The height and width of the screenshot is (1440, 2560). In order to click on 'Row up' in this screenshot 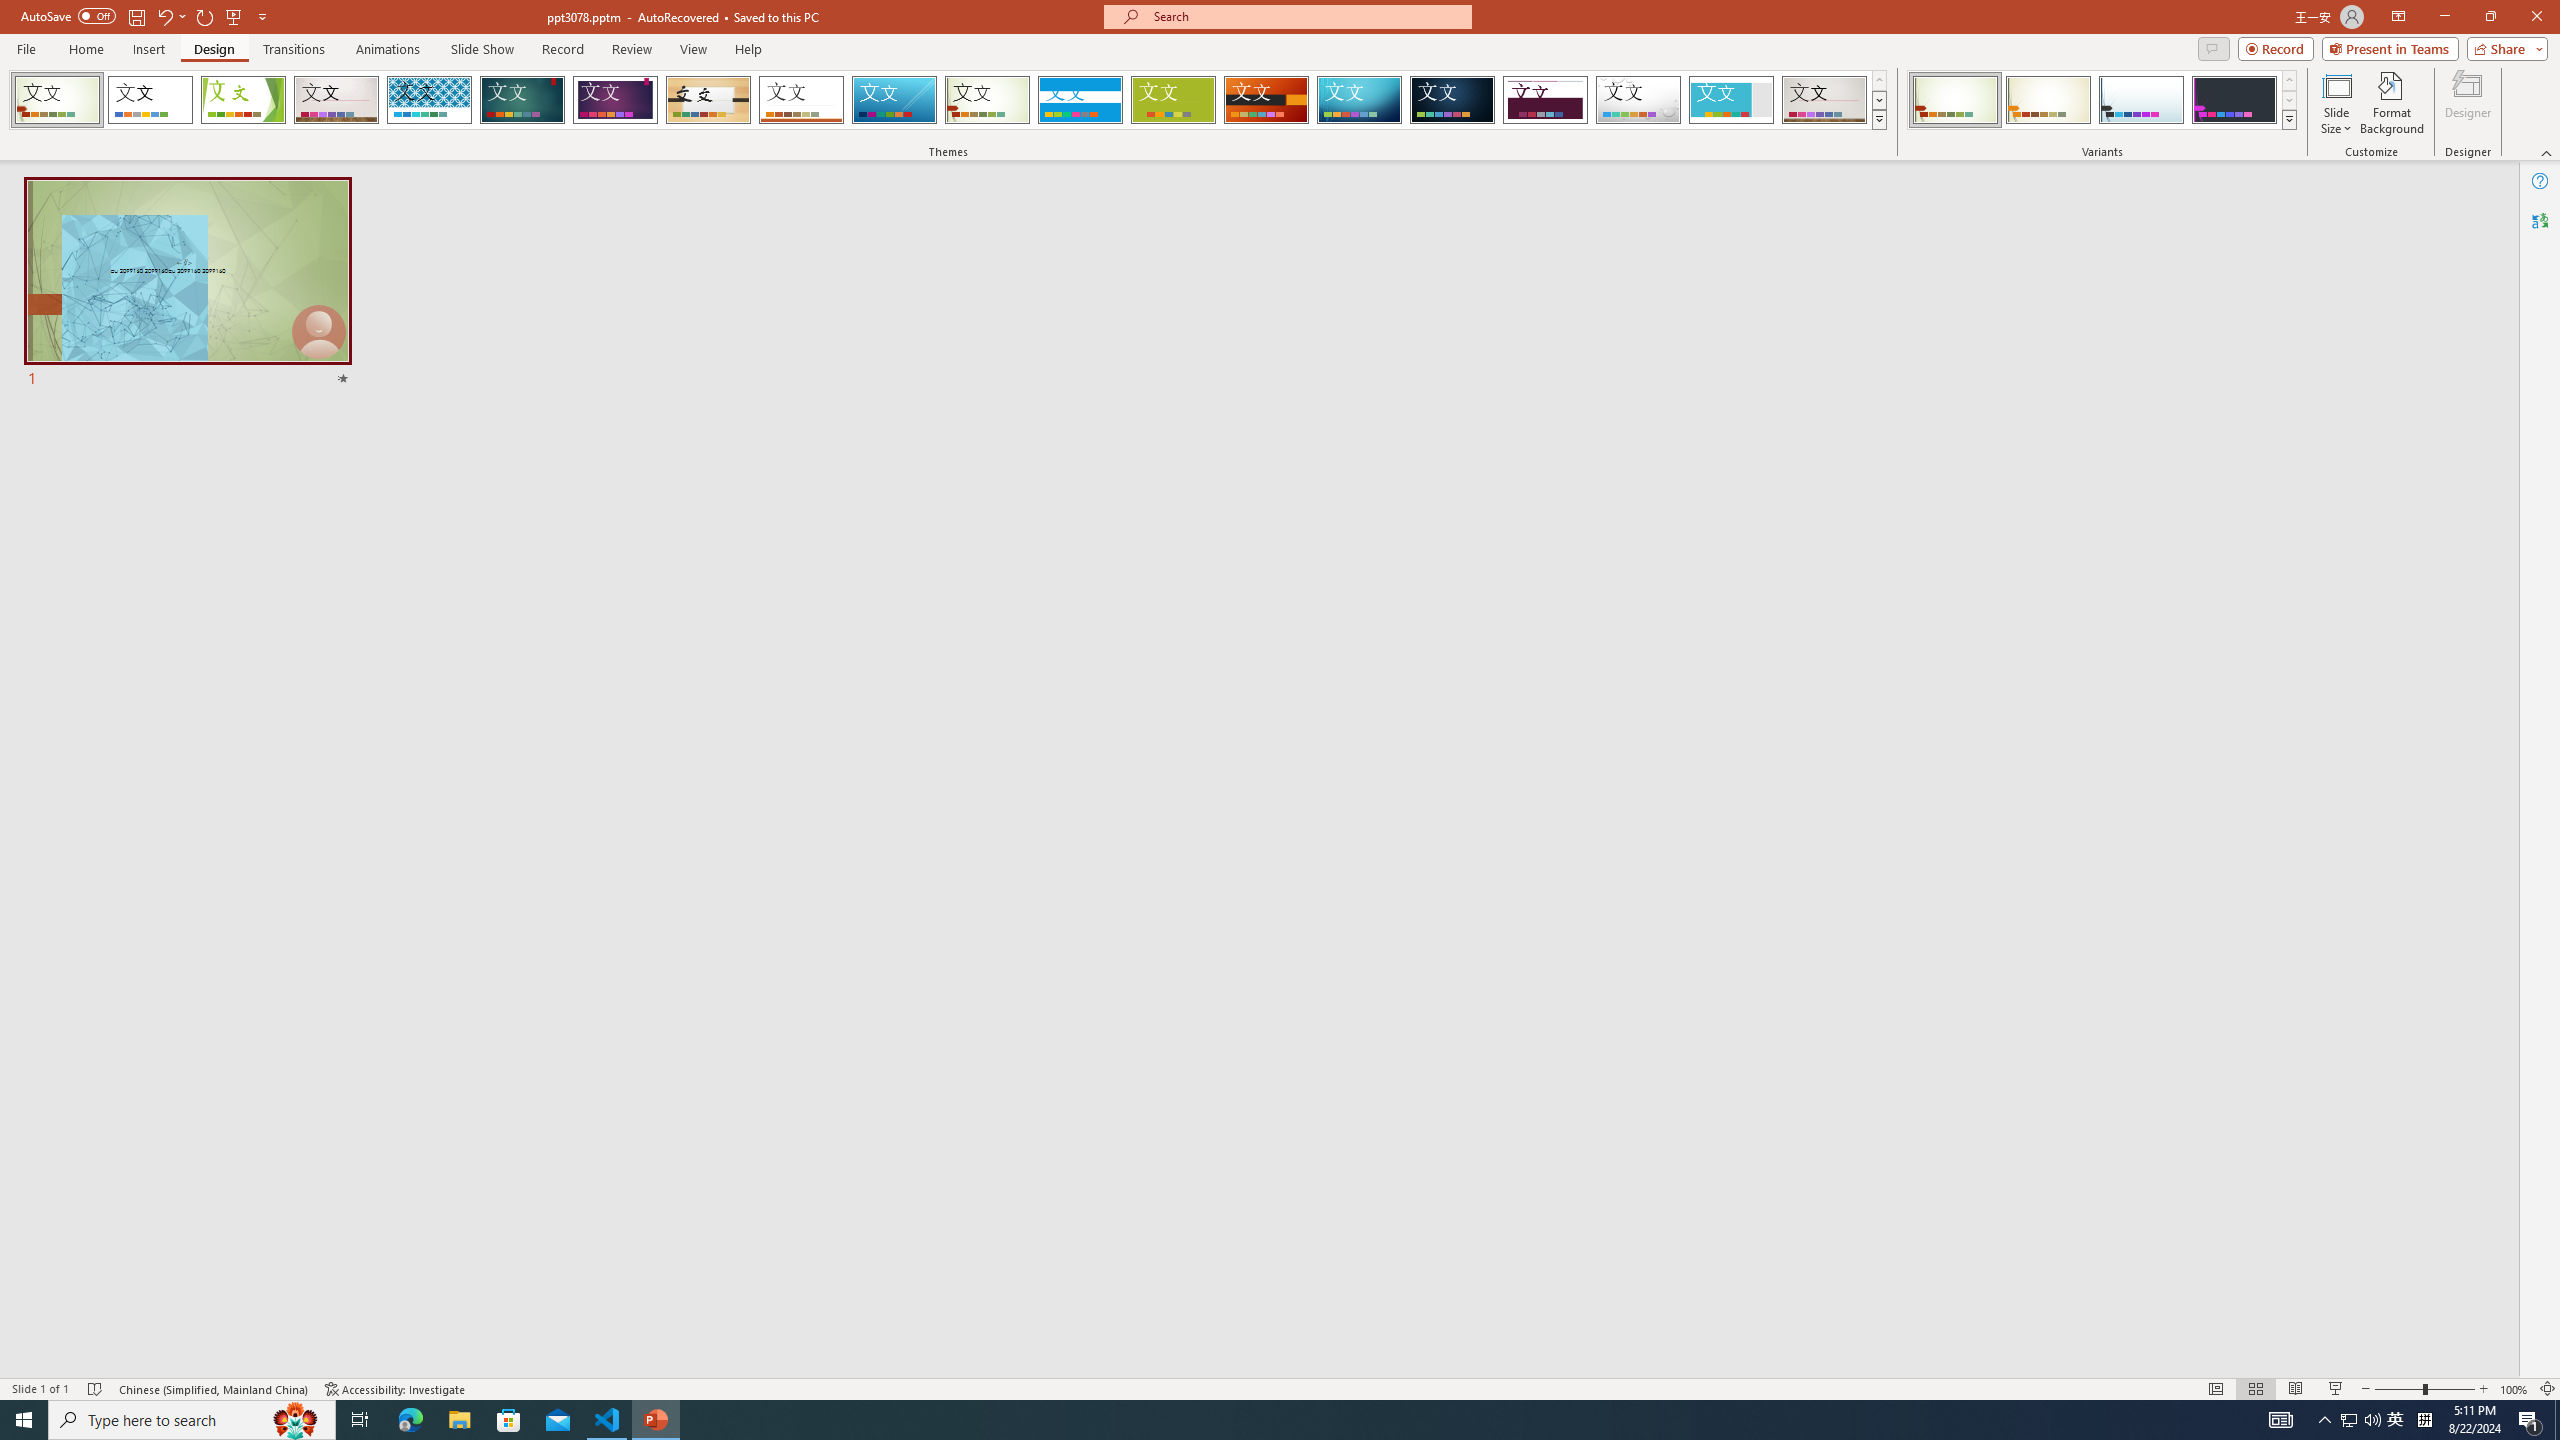, I will do `click(2287, 80)`.